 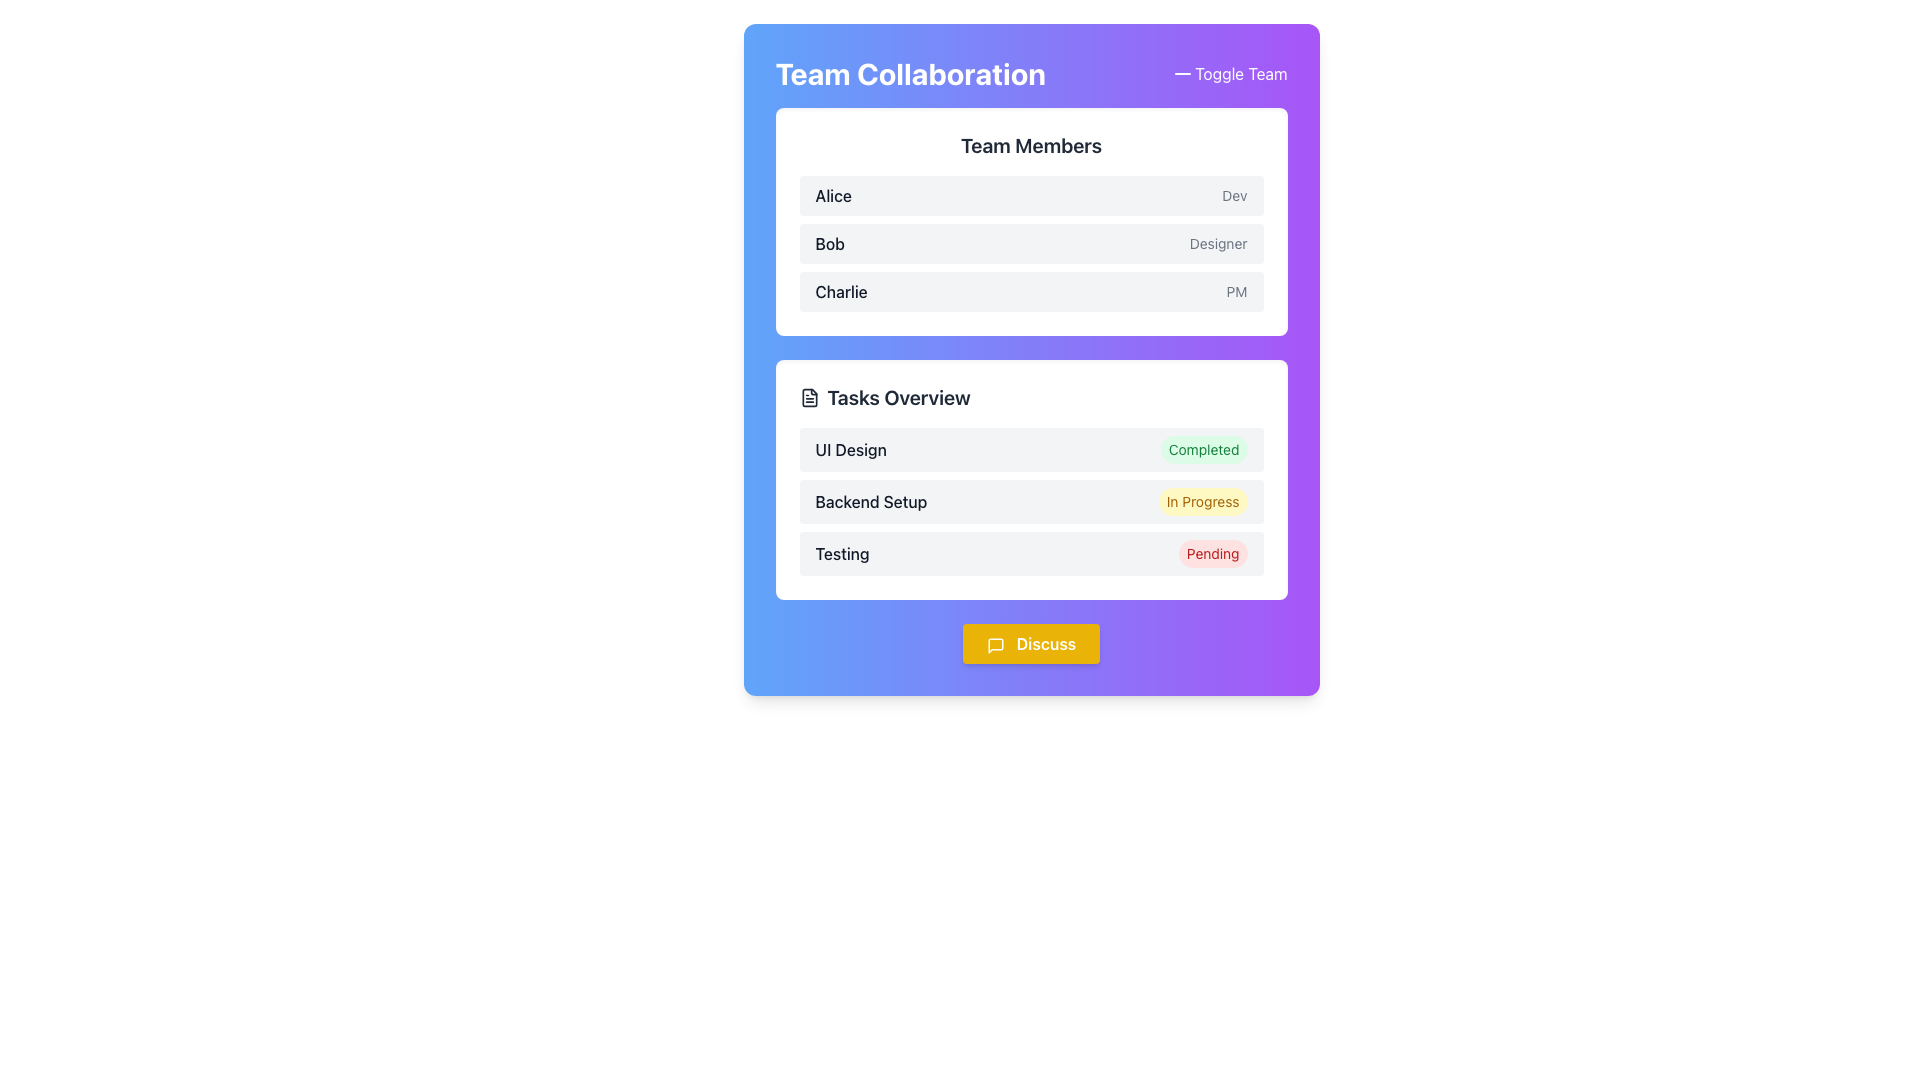 I want to click on the icon representing task-related documentation located to the left of the 'Tasks Overview' heading, so click(x=809, y=397).